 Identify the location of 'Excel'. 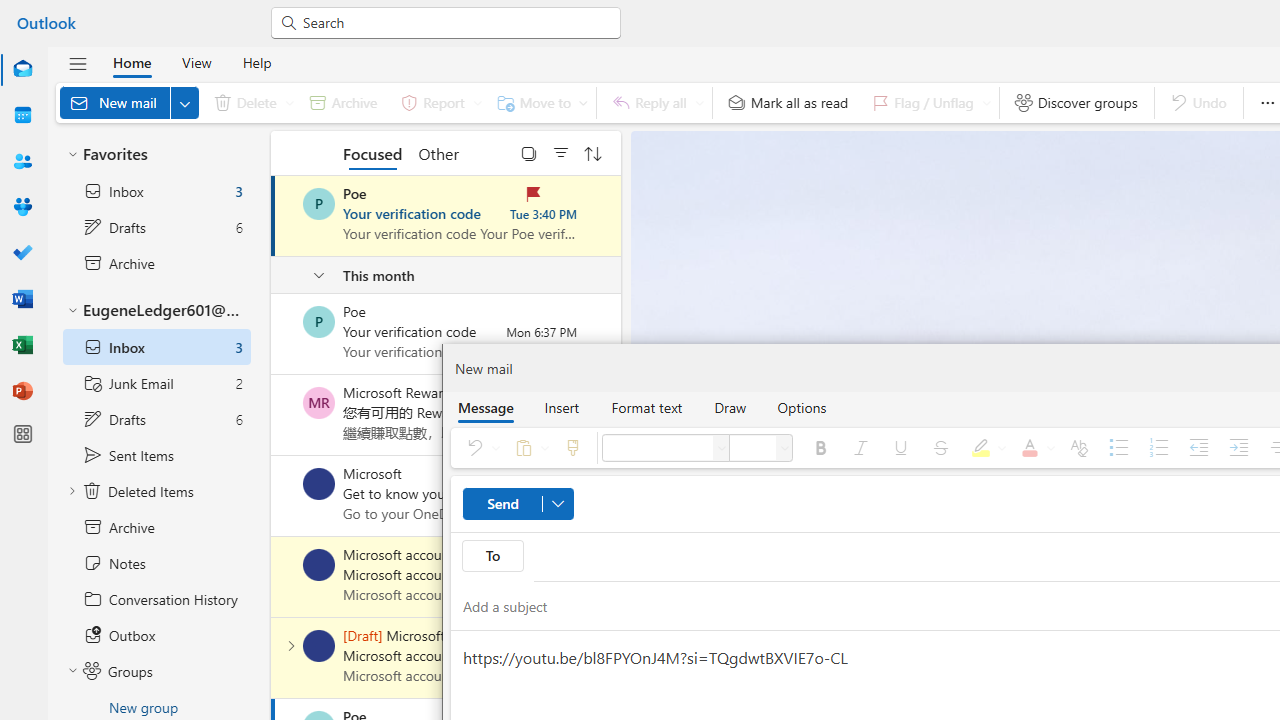
(23, 343).